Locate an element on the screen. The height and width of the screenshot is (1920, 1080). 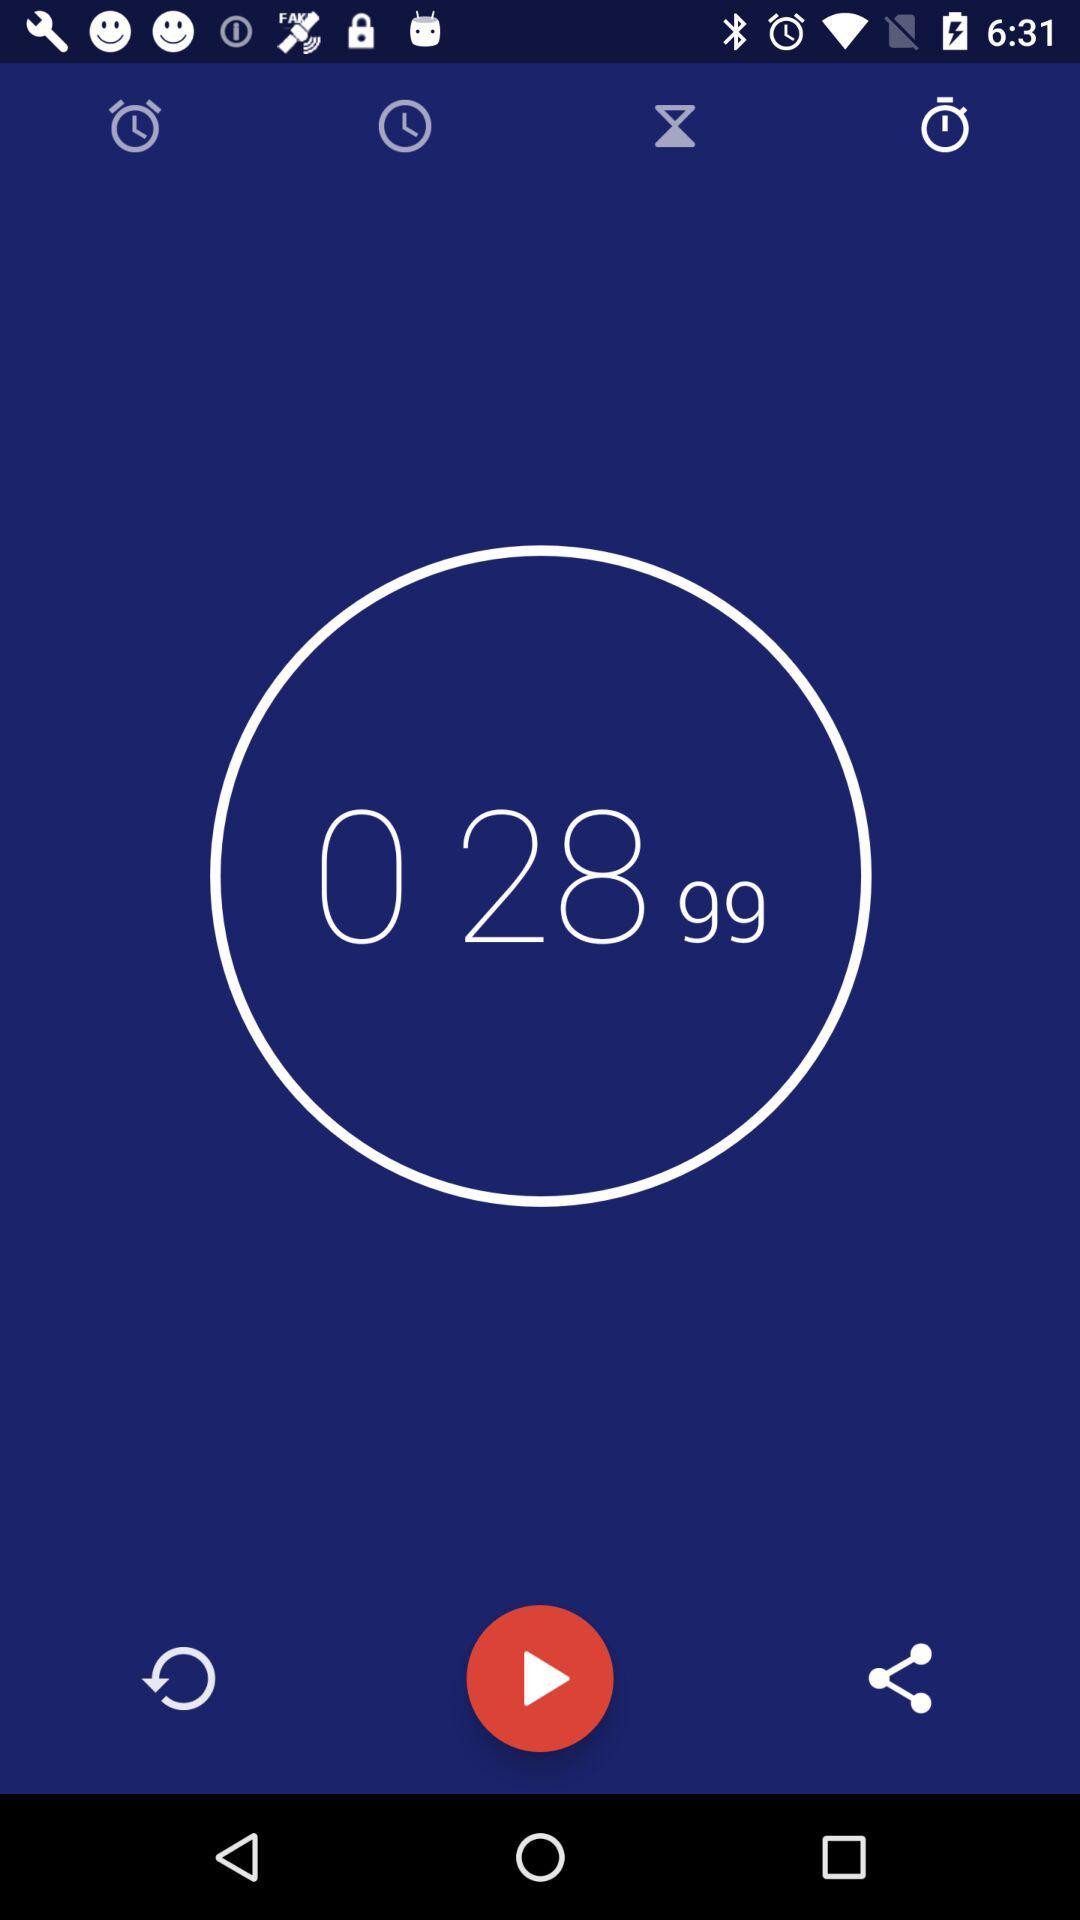
the arrow_forward icon is located at coordinates (180, 1678).